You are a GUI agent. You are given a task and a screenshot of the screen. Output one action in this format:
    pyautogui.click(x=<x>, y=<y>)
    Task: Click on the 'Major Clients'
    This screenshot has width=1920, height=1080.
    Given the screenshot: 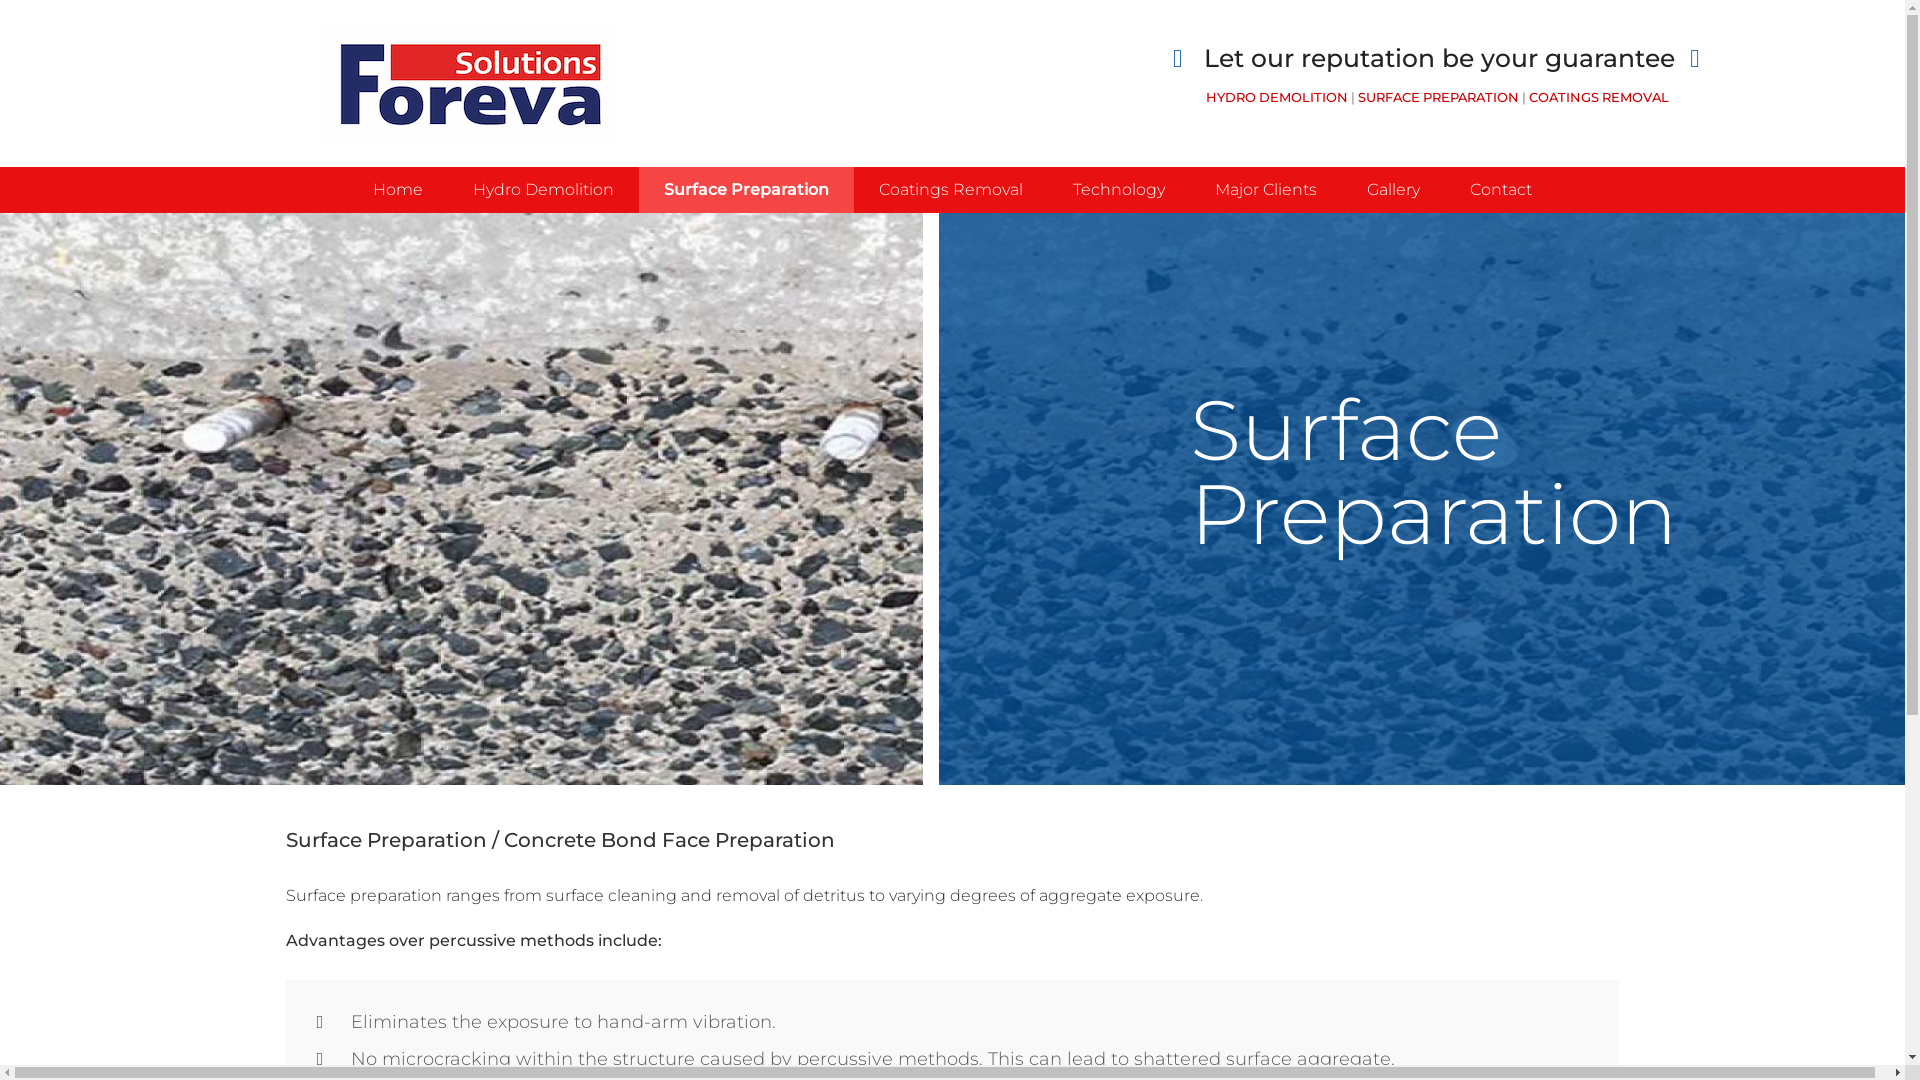 What is the action you would take?
    pyautogui.click(x=1265, y=189)
    